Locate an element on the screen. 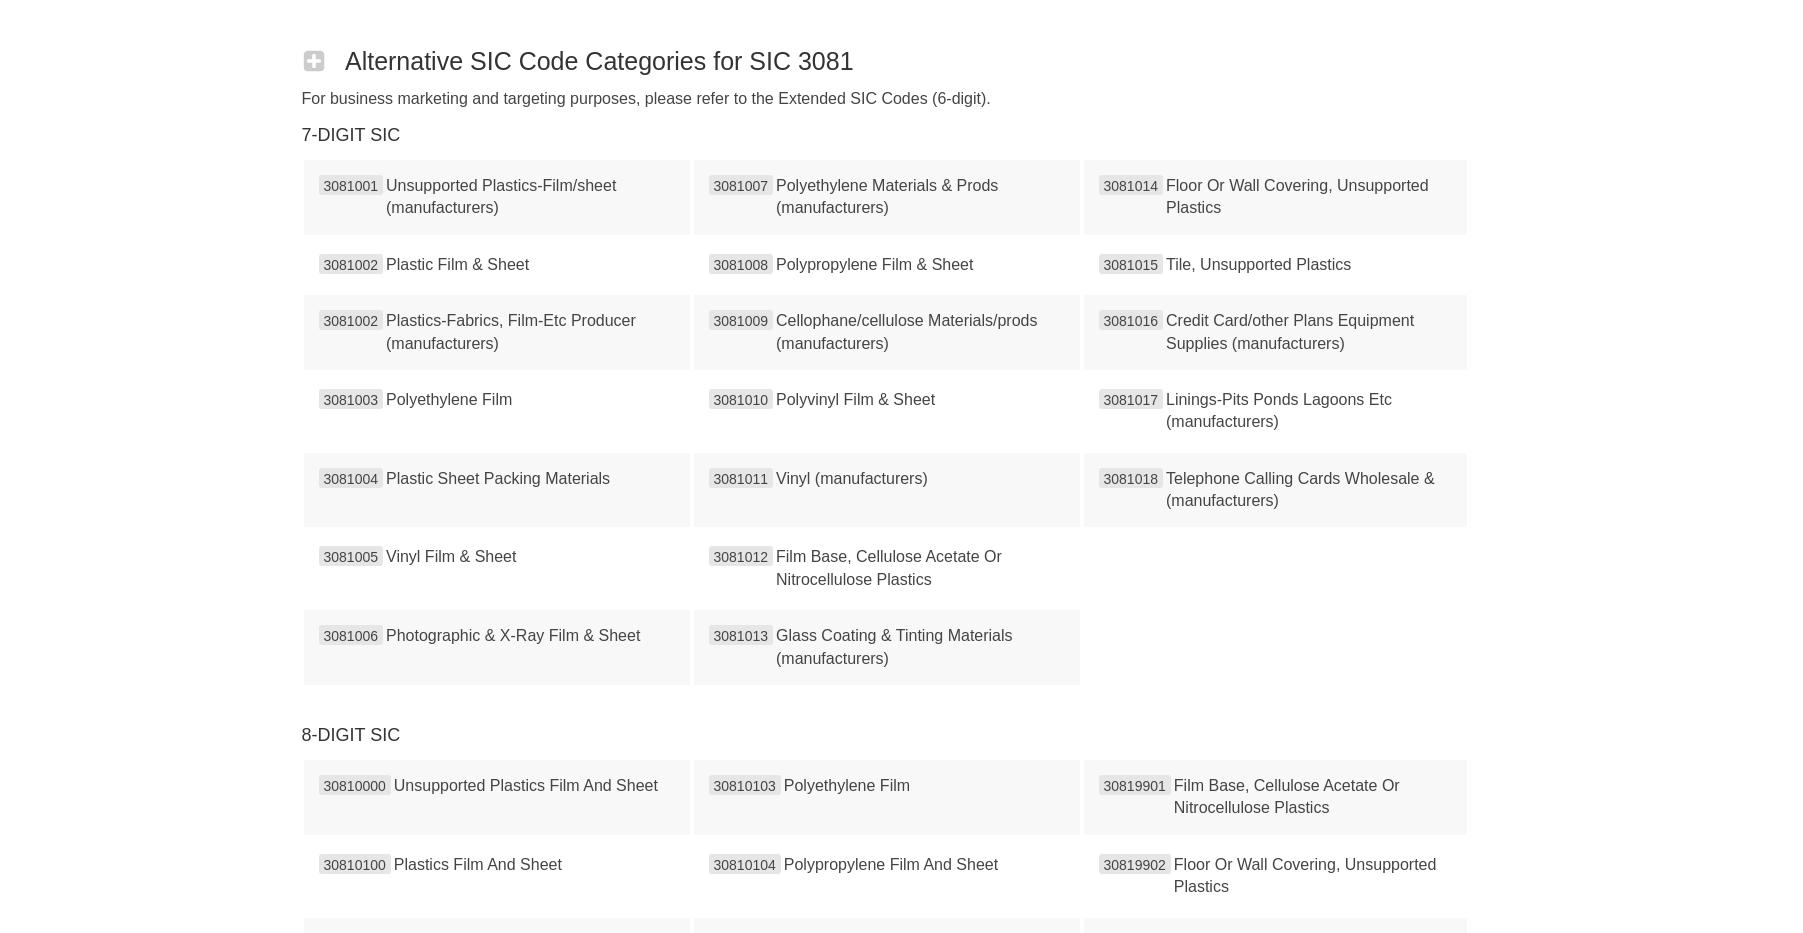 This screenshot has height=933, width=1803. '3081001' is located at coordinates (349, 185).